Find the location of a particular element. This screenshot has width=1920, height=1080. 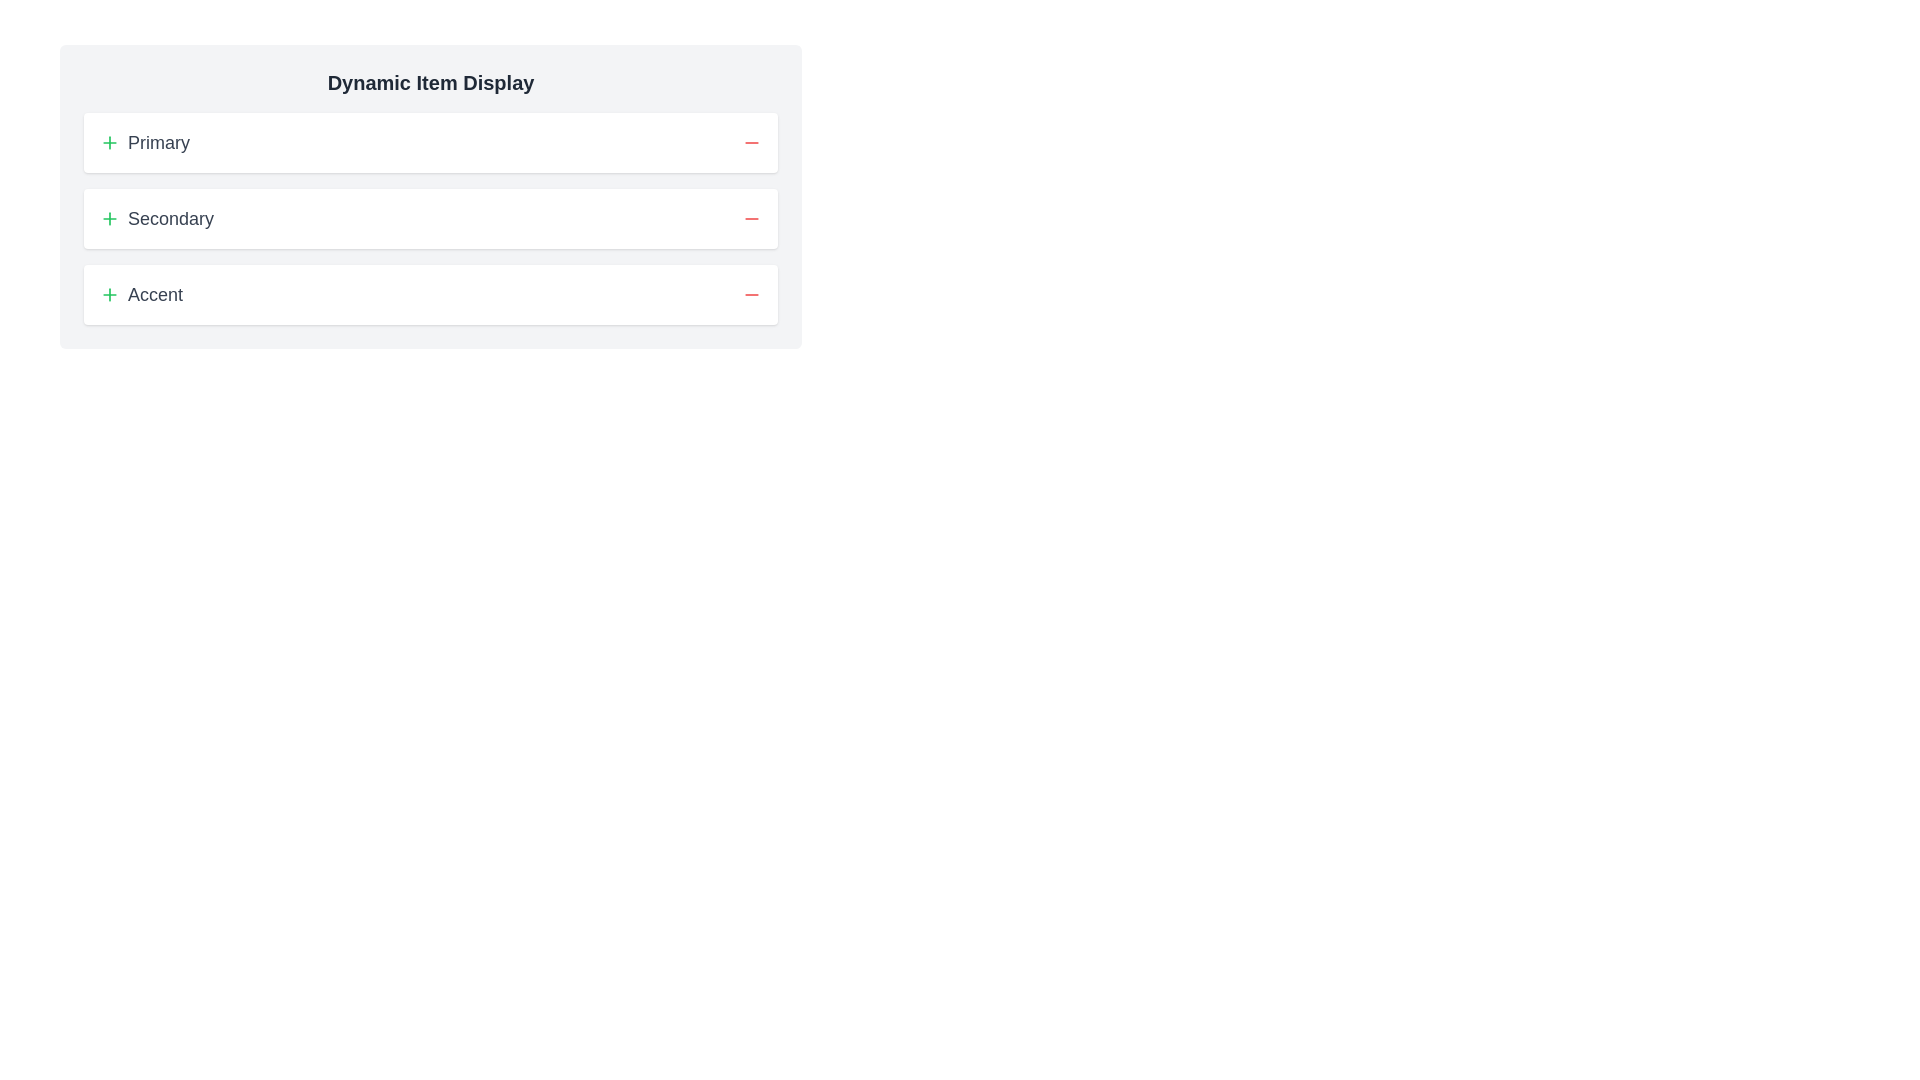

the text label that describes the primary option in the first row, located centrally aligned next to the green plus icon is located at coordinates (157, 141).